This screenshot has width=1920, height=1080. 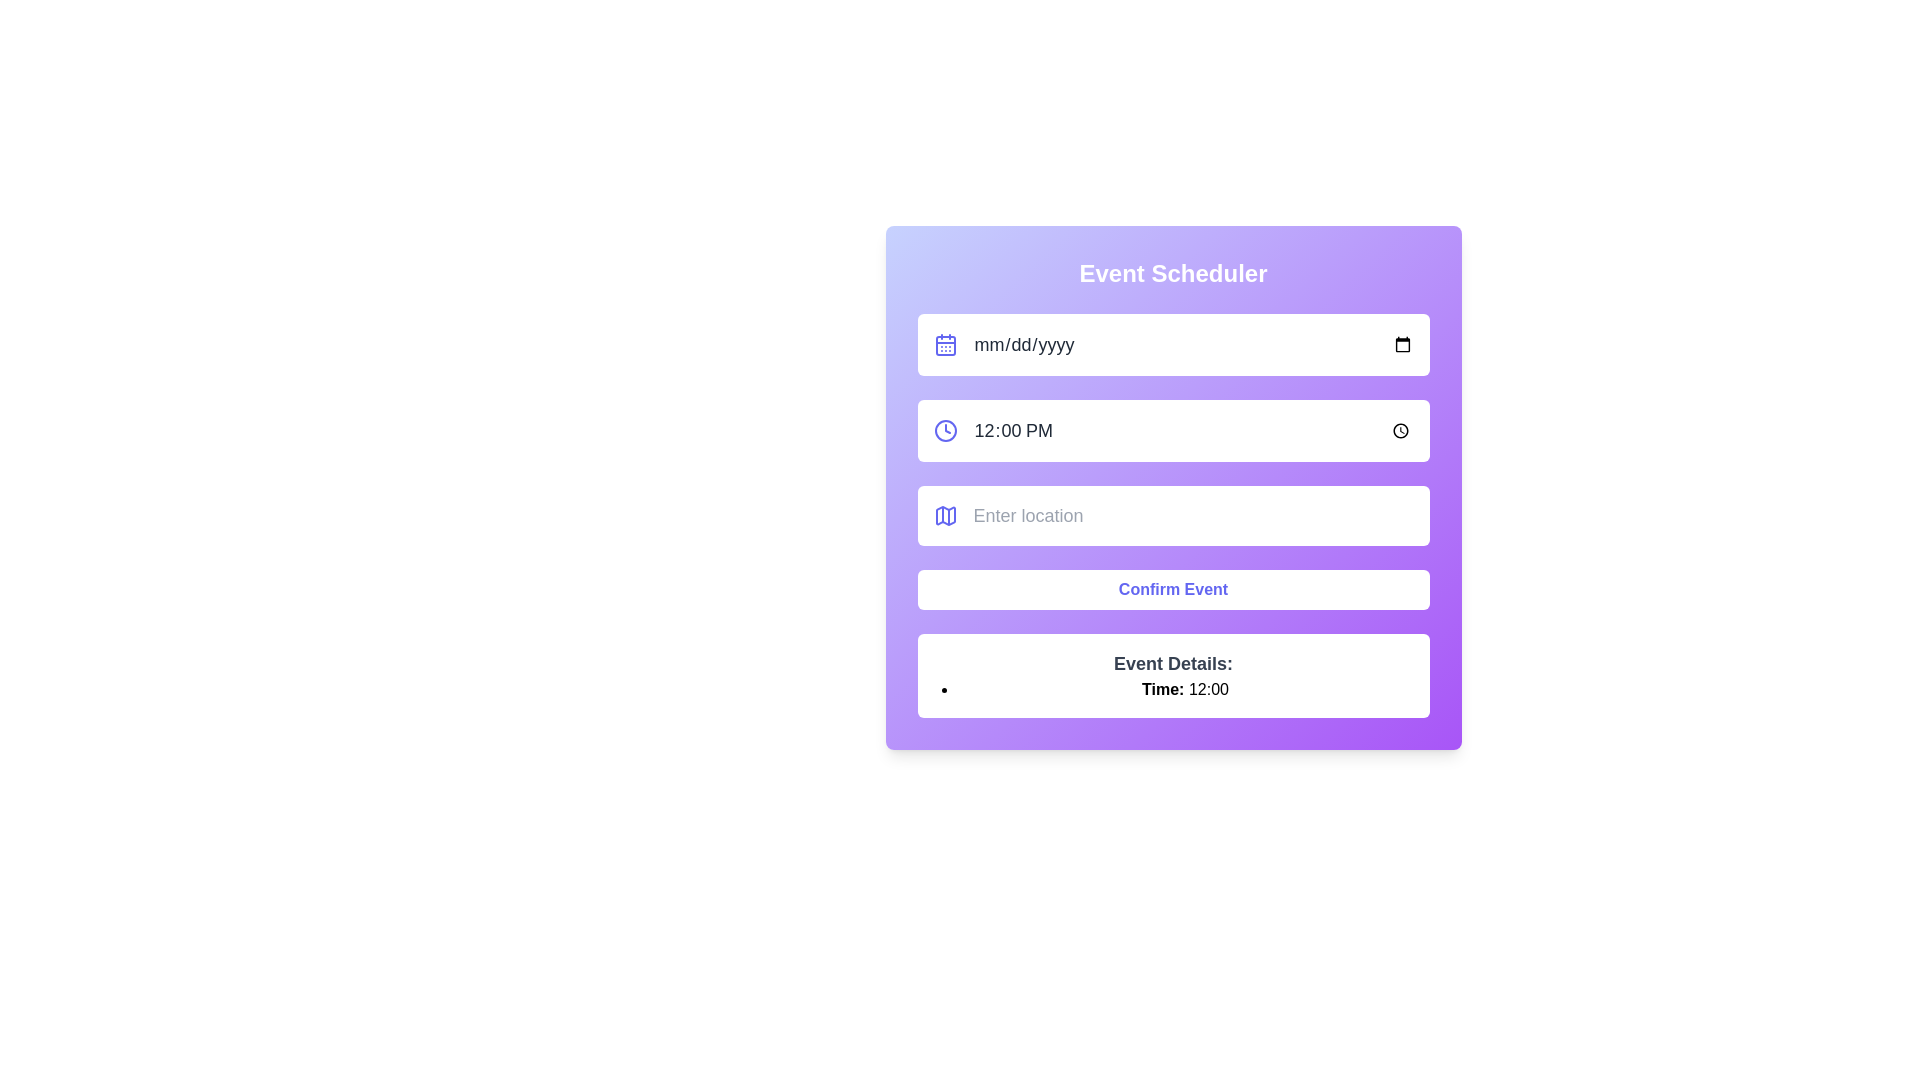 What do you see at coordinates (944, 343) in the screenshot?
I see `the indigo calendar icon with a modern rounded appearance located on the leftmost side of the first input row in the 'Event Scheduler' widget` at bounding box center [944, 343].